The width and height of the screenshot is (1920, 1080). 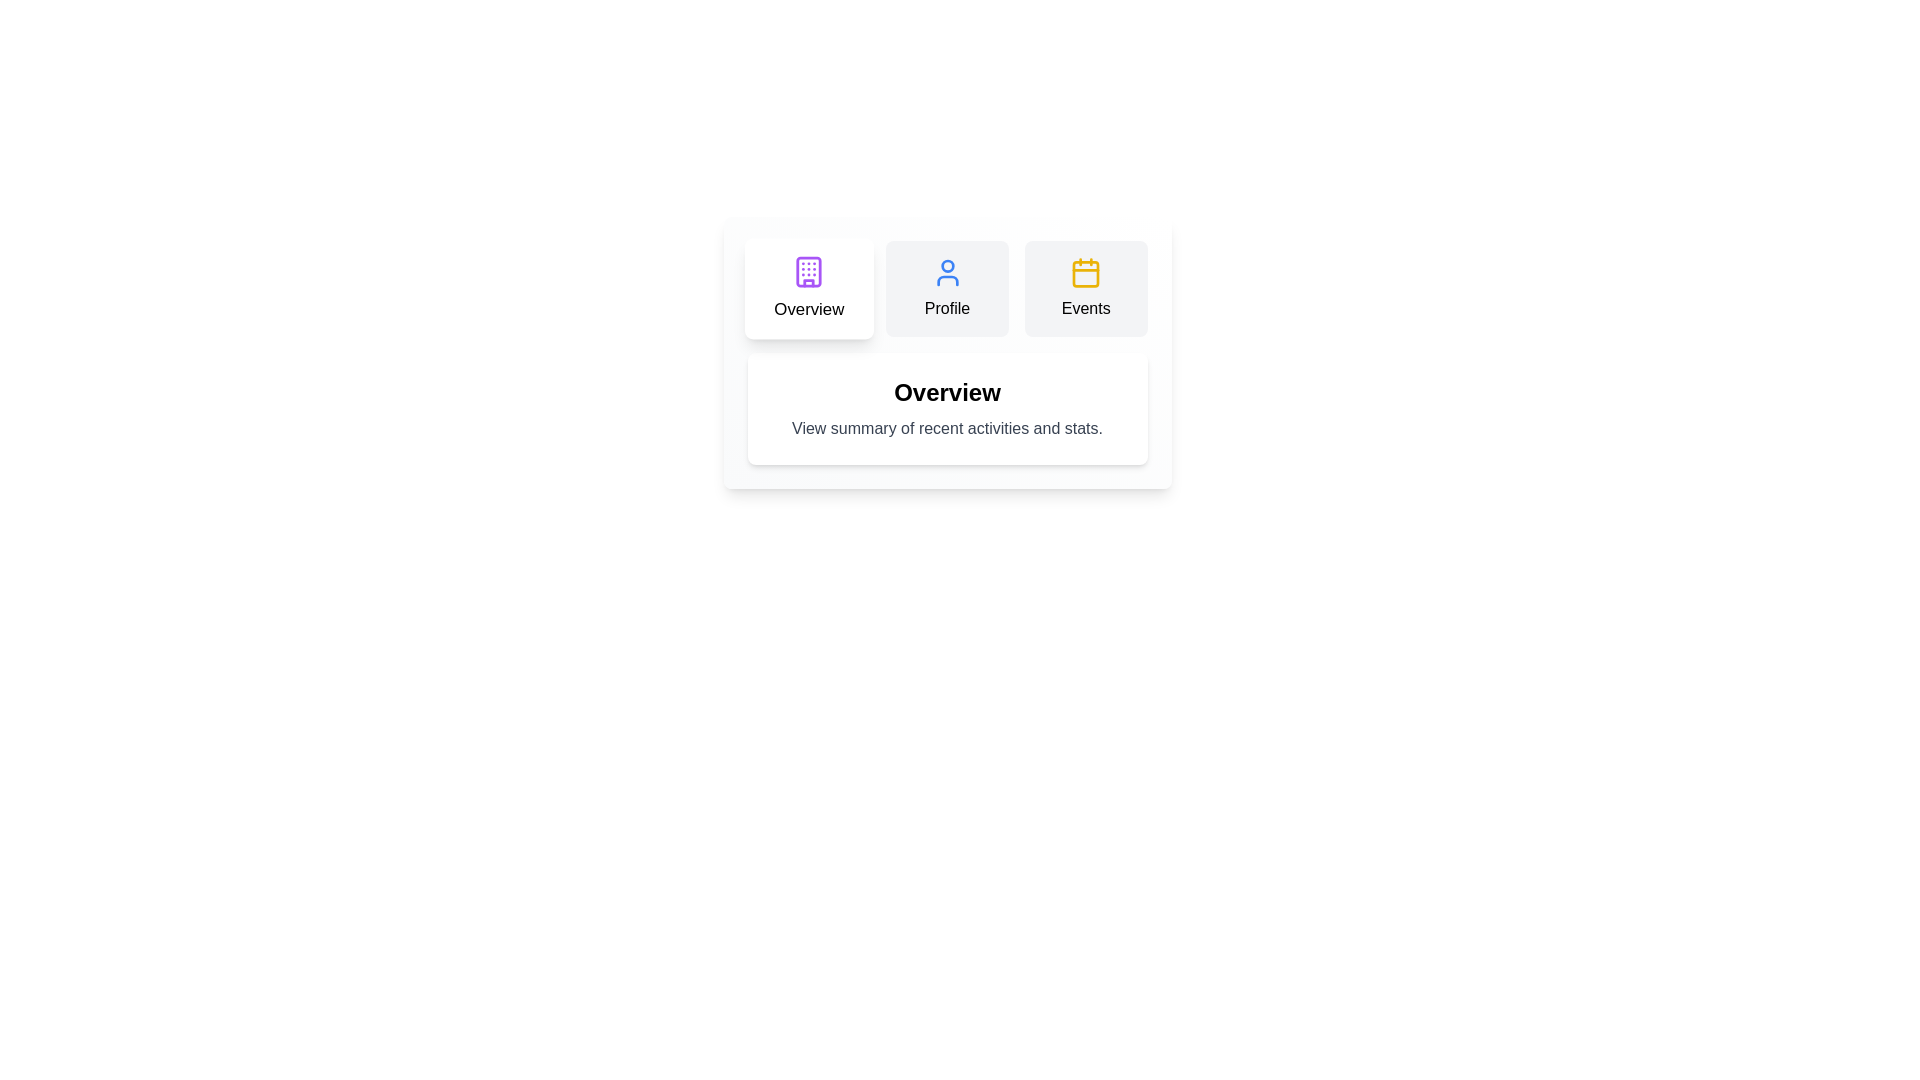 I want to click on the tab button labeled Events to switch to the corresponding tab, so click(x=1085, y=289).